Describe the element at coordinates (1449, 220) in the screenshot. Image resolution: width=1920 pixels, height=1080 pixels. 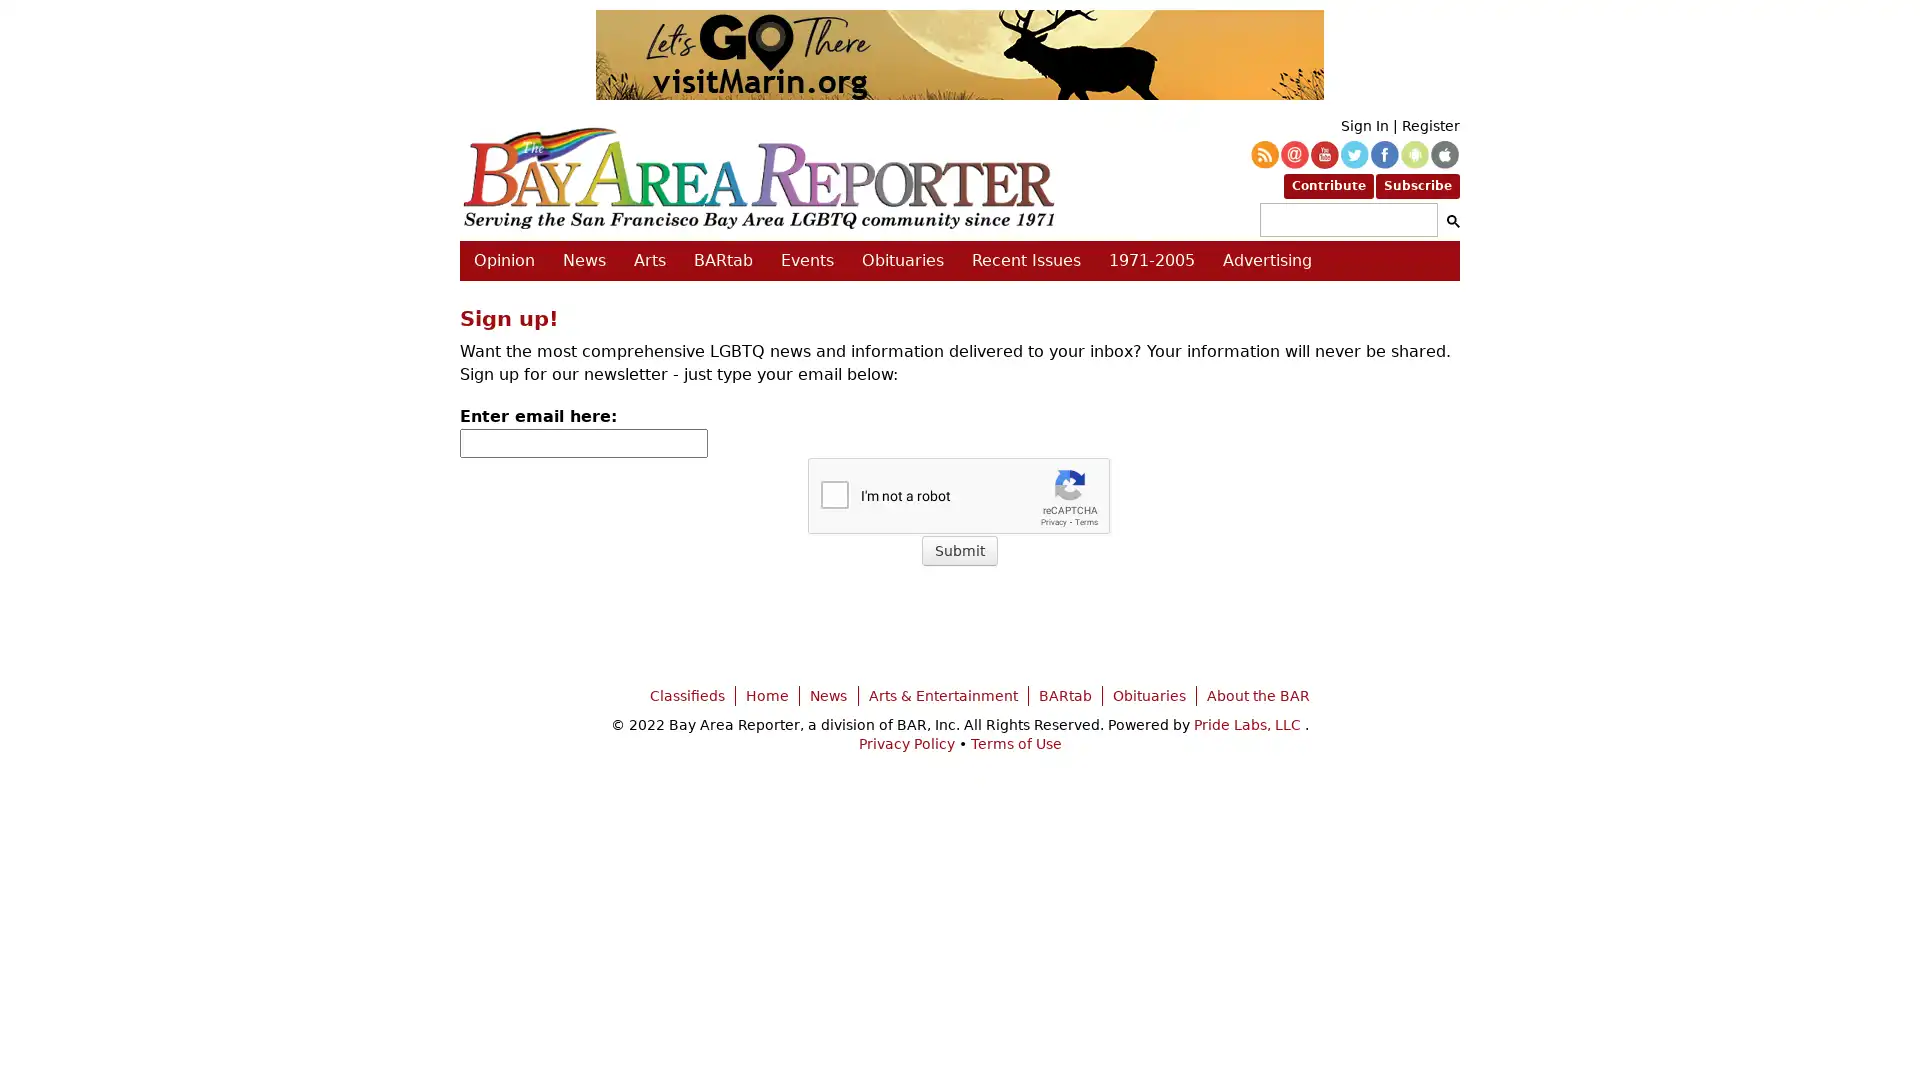
I see `search` at that location.